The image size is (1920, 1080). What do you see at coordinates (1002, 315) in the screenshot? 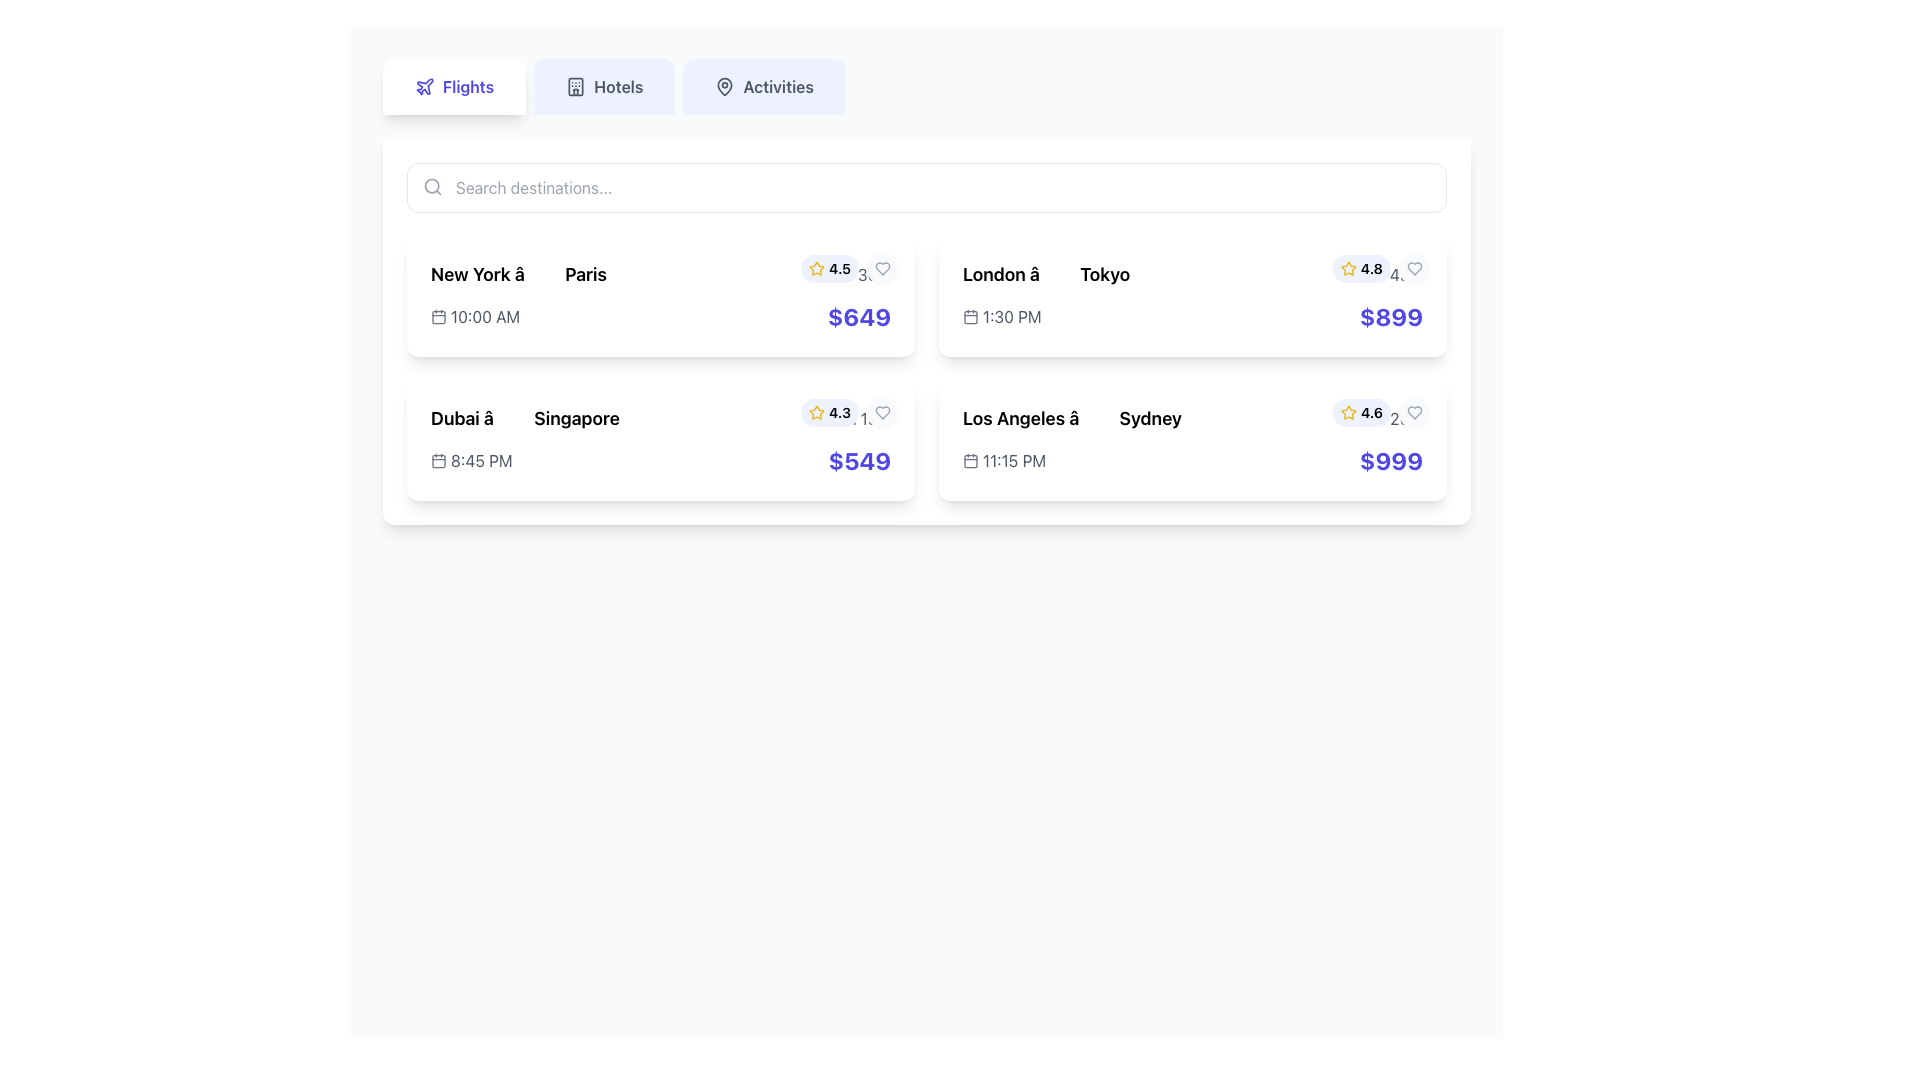
I see `the Label with icon indicating the departure time for the flight, located in the middle row of the right-most flight card, positioned below the flight route and above the price` at bounding box center [1002, 315].